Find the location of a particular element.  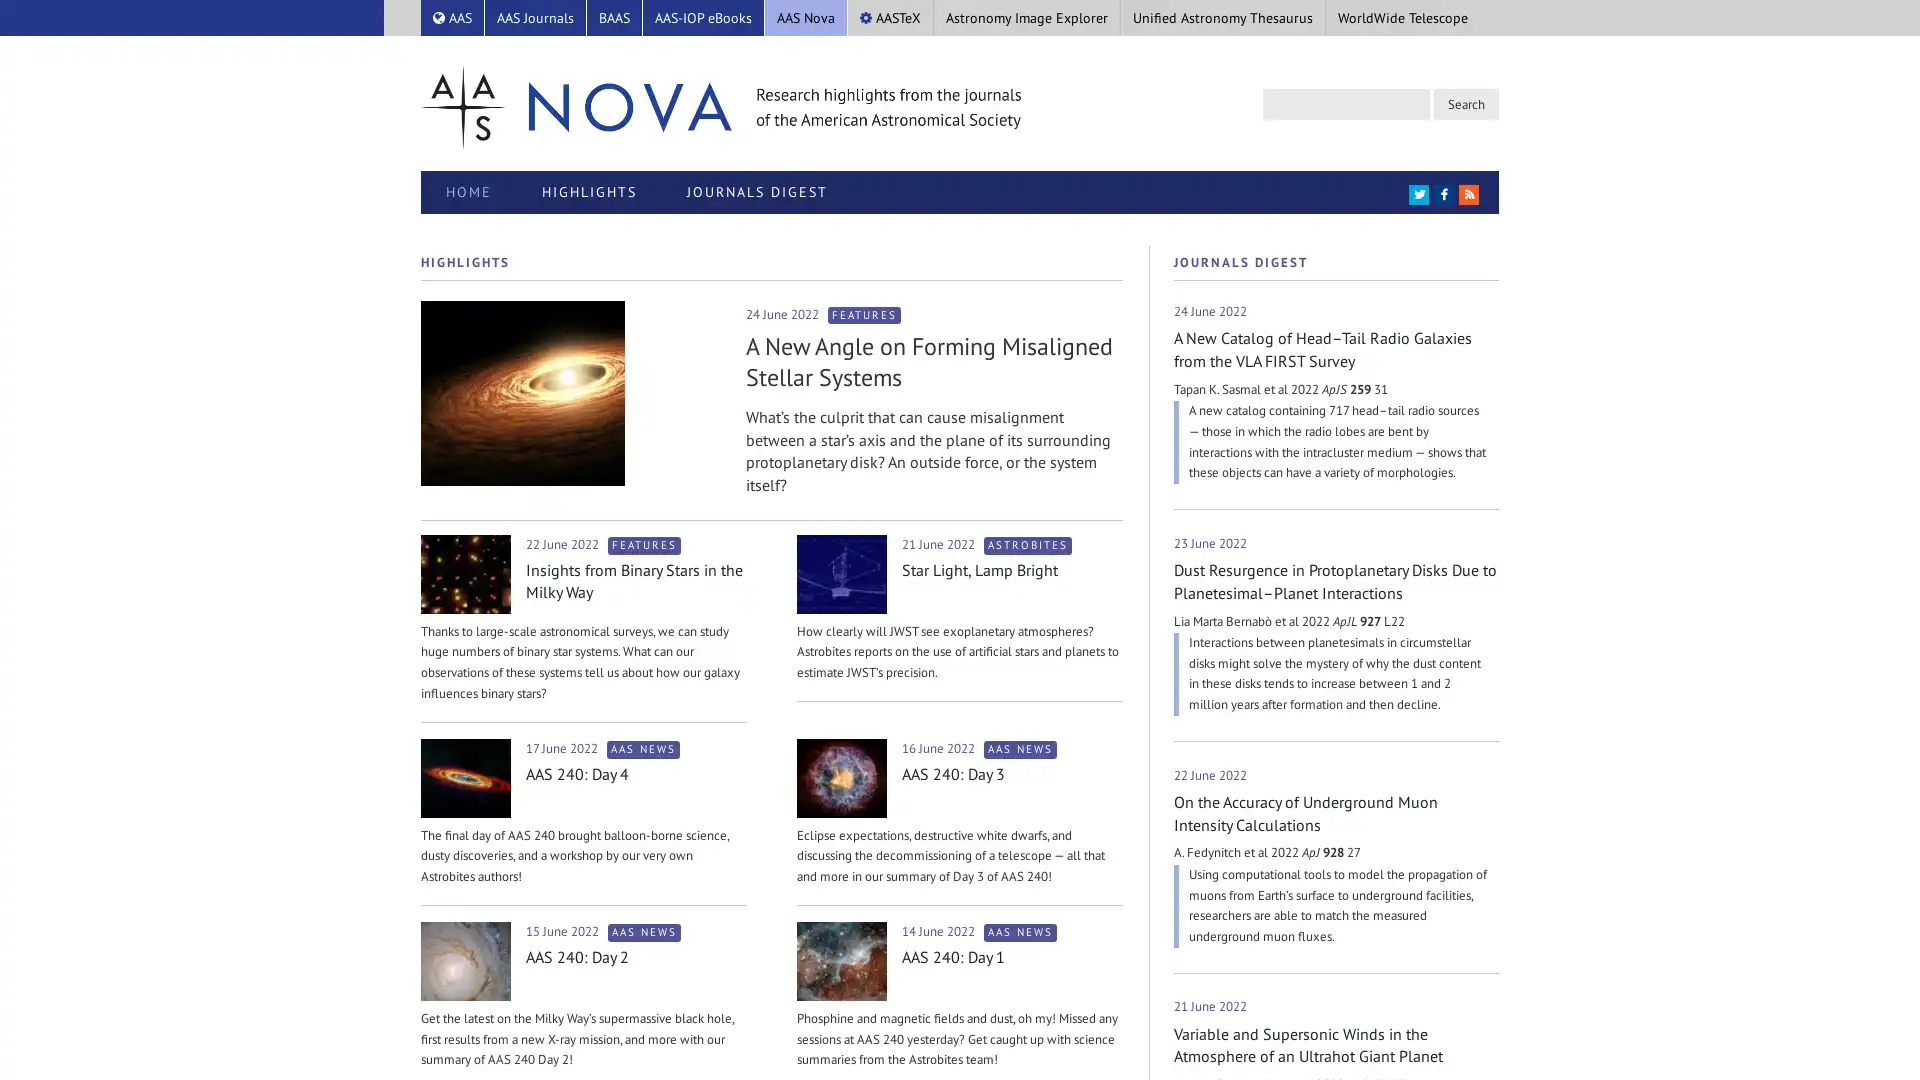

Search is located at coordinates (1466, 104).